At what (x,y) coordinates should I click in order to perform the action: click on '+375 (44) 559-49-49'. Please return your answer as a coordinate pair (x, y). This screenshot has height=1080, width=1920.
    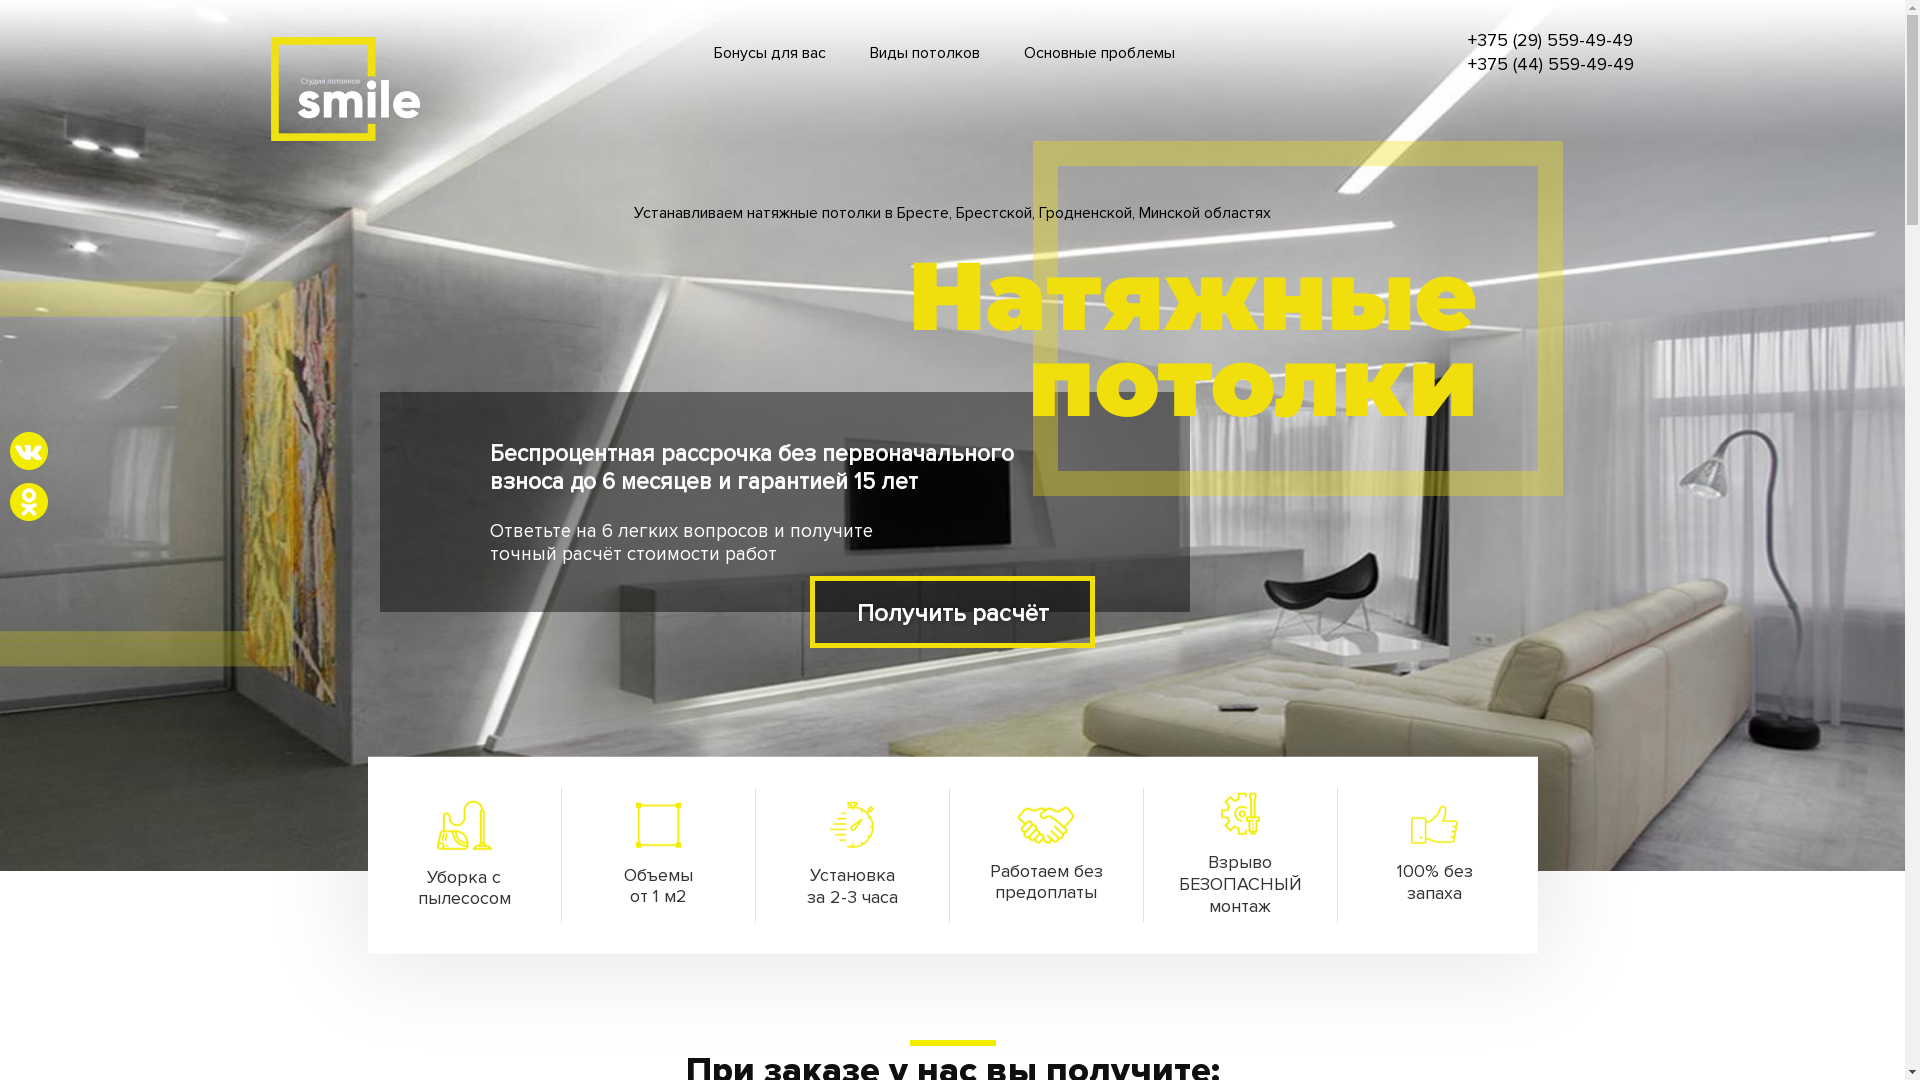
    Looking at the image, I should click on (1549, 63).